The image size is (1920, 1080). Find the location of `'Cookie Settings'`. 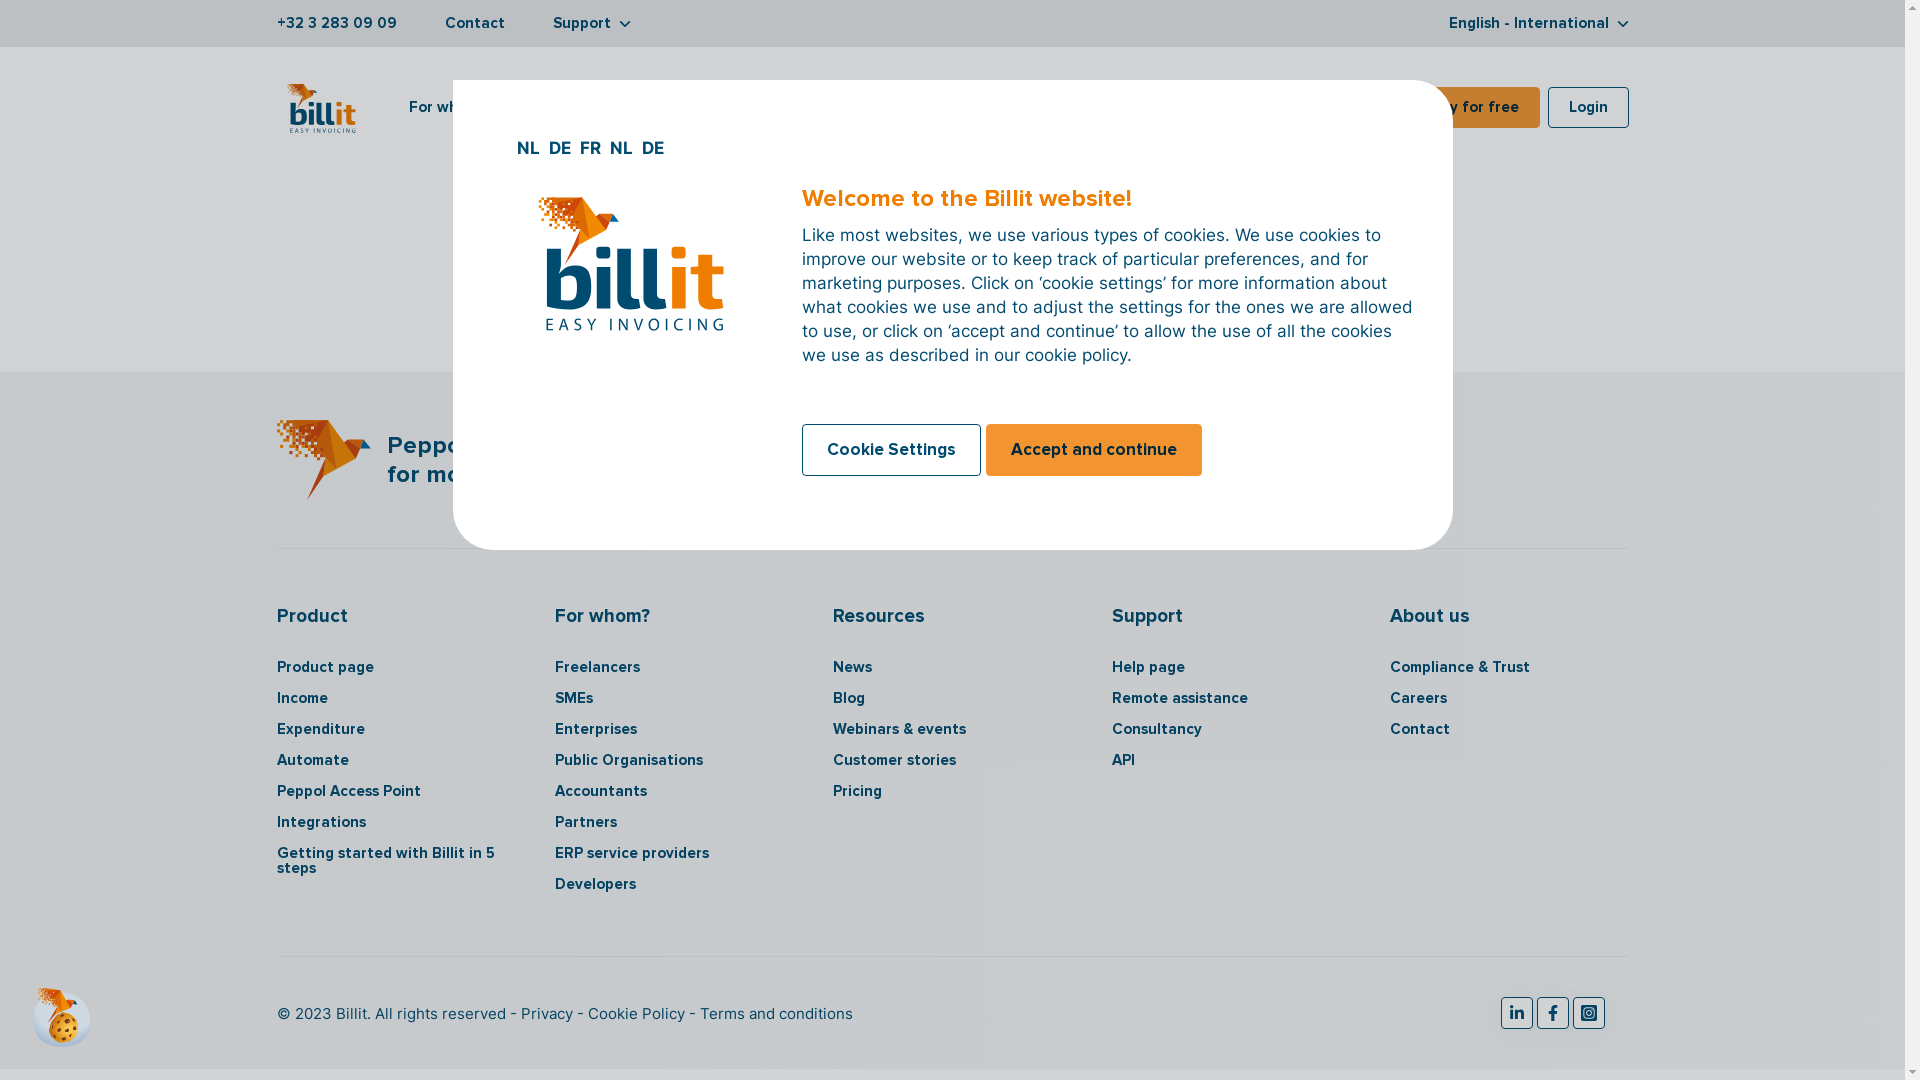

'Cookie Settings' is located at coordinates (801, 450).